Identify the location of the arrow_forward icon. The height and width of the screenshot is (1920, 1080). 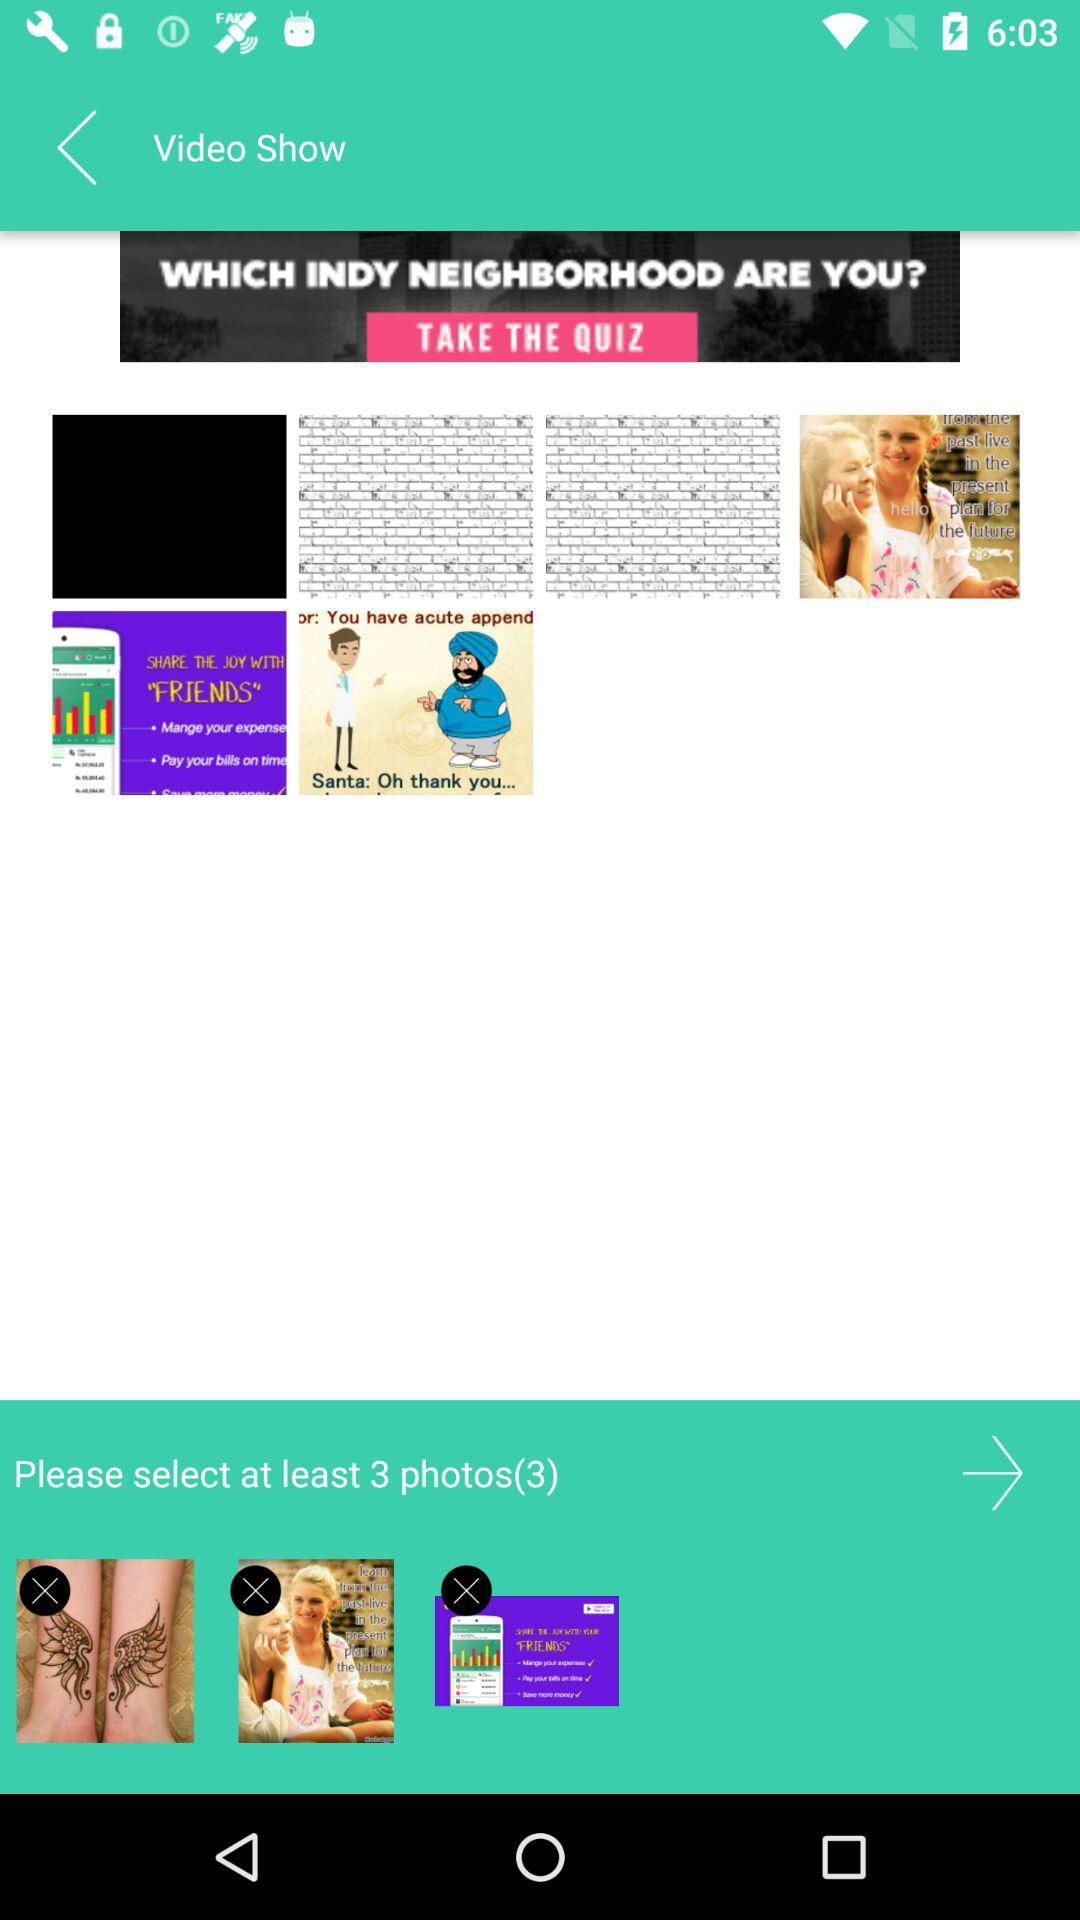
(992, 1473).